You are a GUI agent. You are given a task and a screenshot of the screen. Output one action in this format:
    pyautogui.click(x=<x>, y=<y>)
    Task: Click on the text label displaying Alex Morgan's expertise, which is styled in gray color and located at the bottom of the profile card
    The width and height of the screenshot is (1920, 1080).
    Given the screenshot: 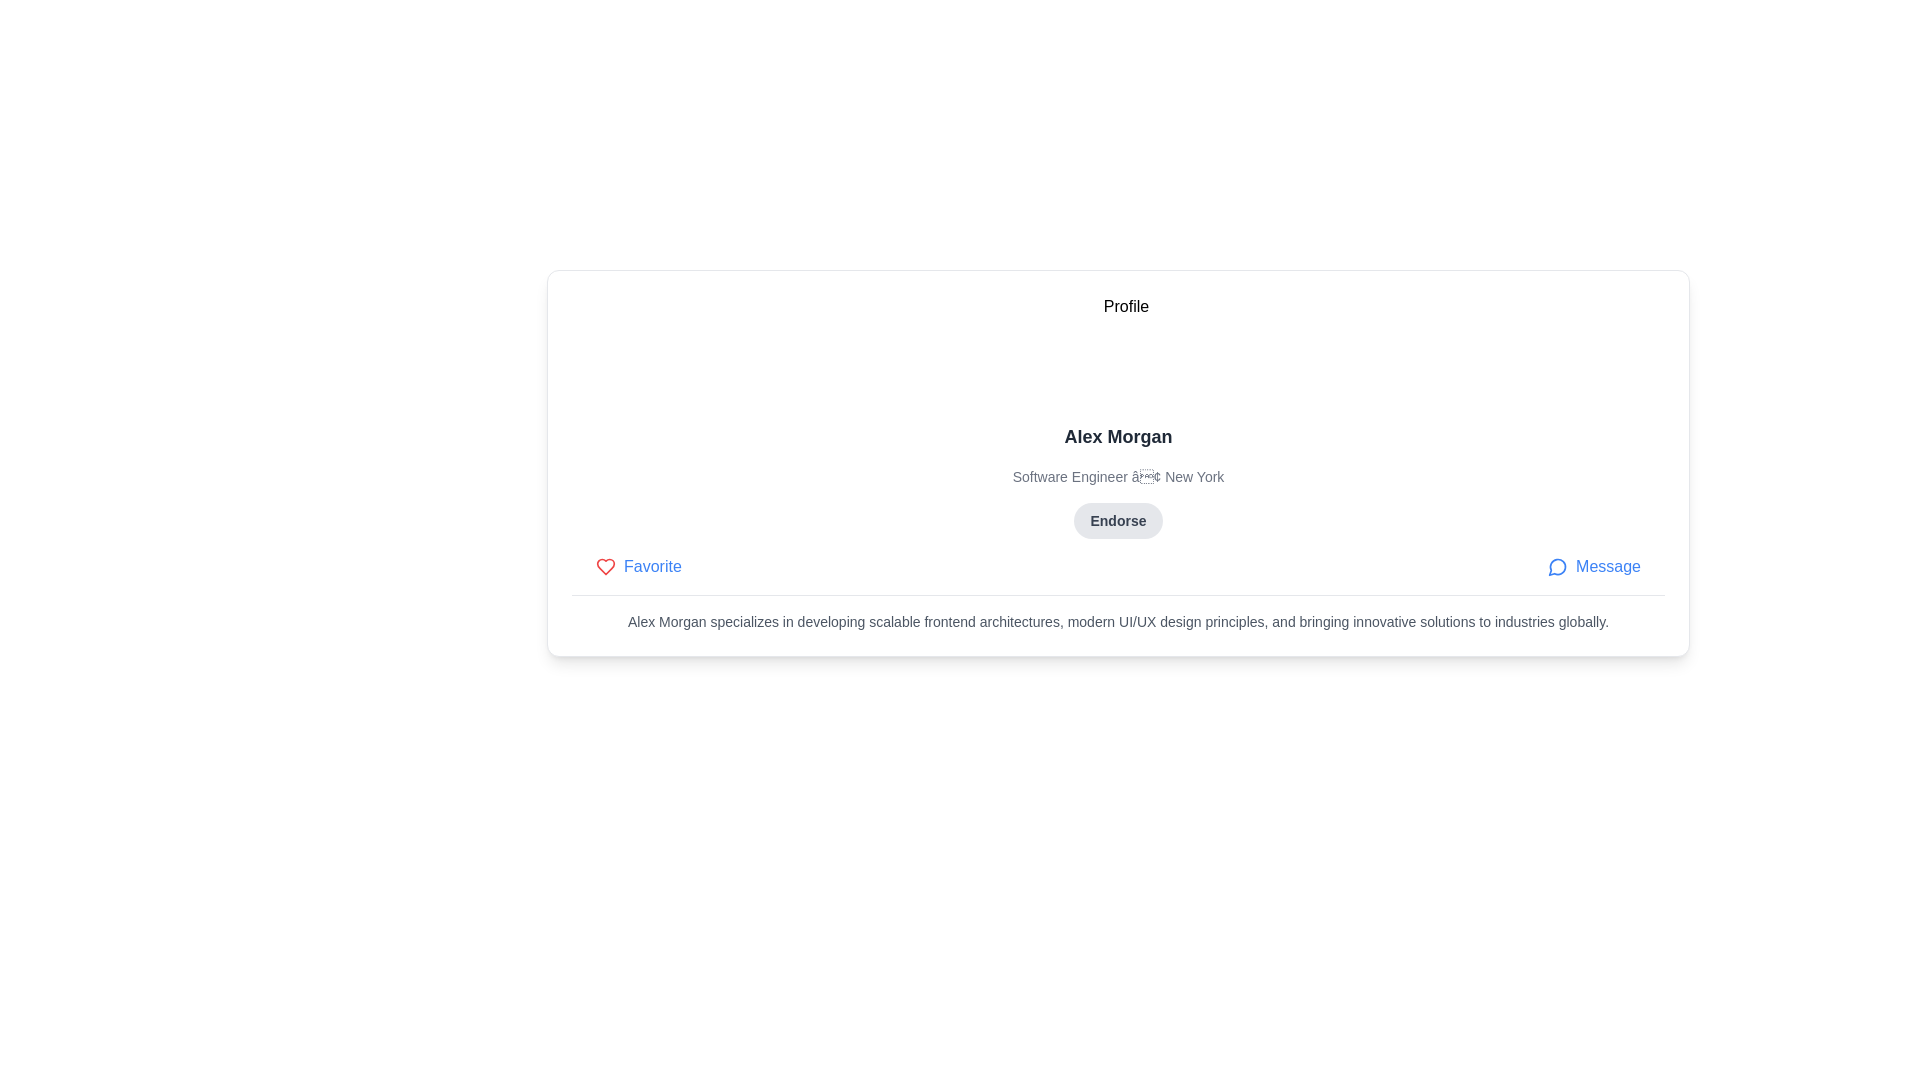 What is the action you would take?
    pyautogui.click(x=1117, y=620)
    